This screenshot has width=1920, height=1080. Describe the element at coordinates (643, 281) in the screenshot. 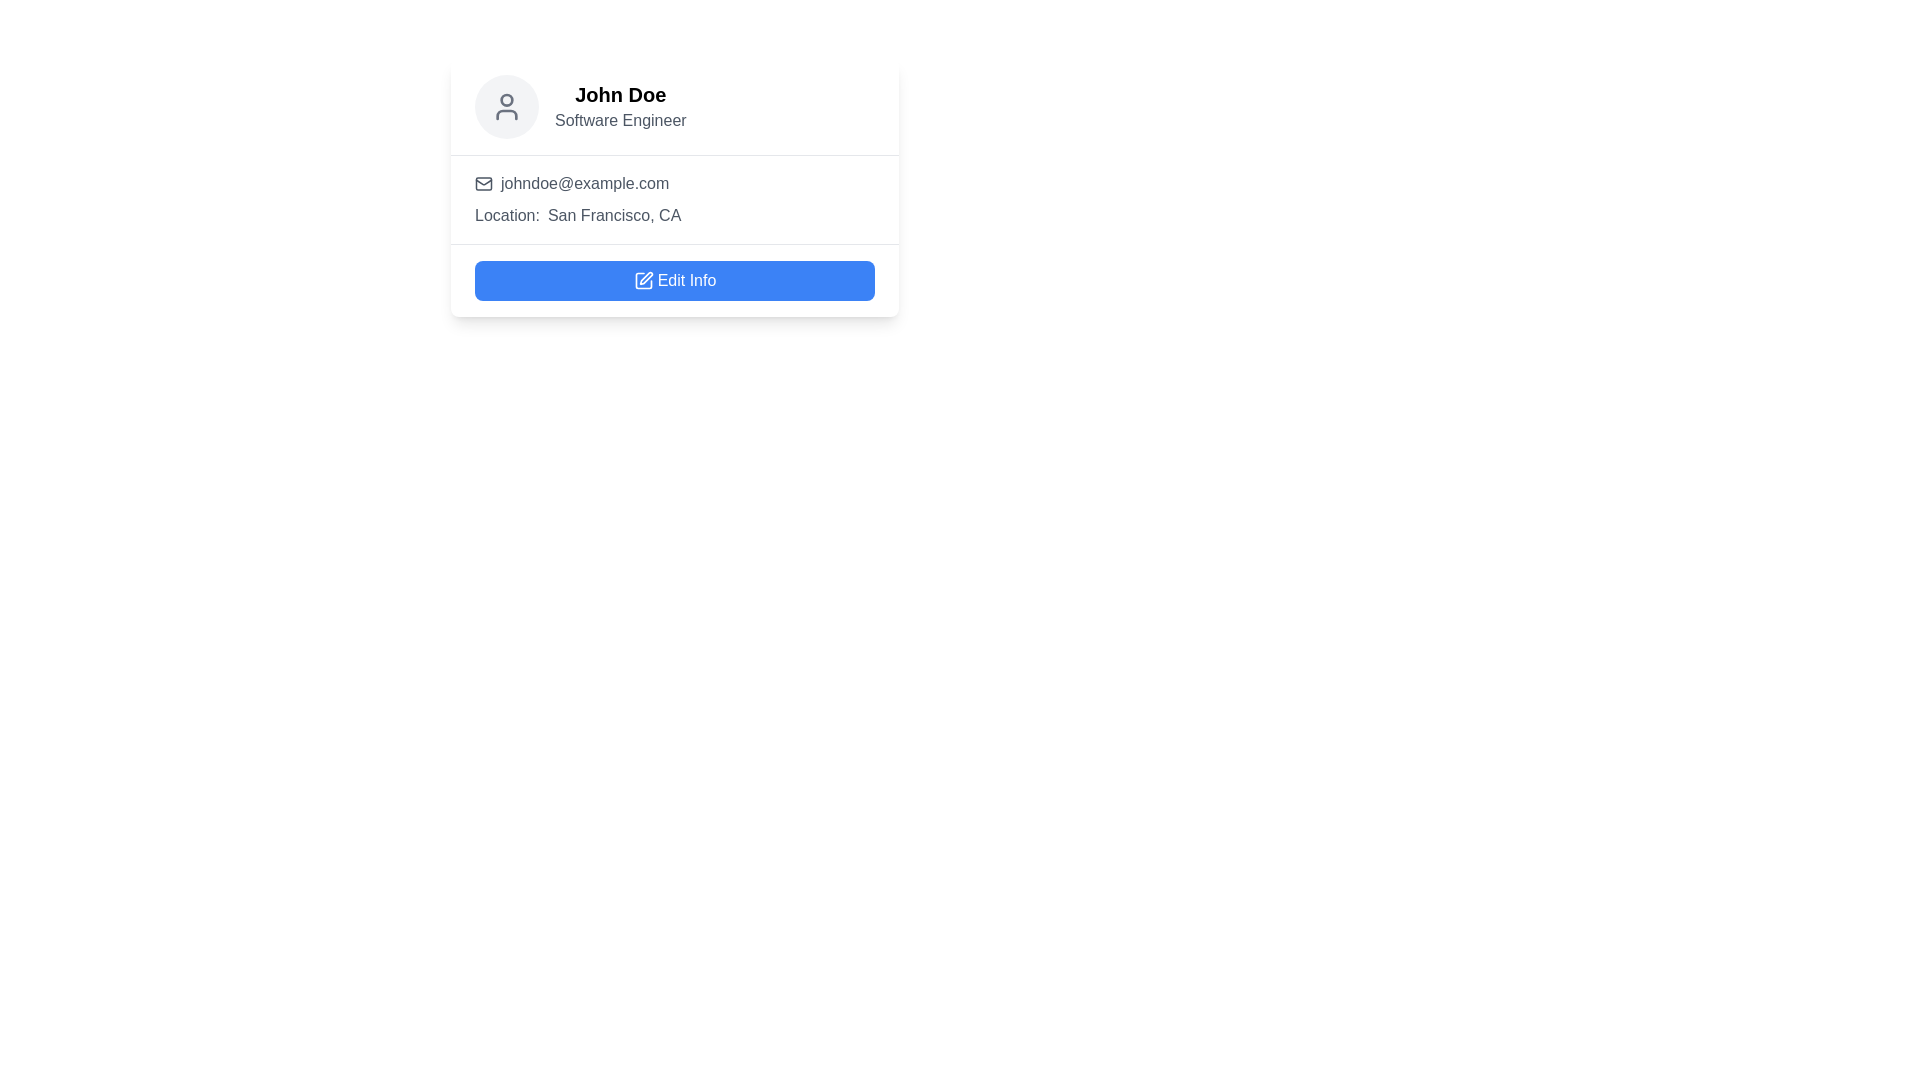

I see `the small square pen icon indicating the edit function, which is located to the left of the 'Edit Info' text within a blue button in the user profile section` at that location.